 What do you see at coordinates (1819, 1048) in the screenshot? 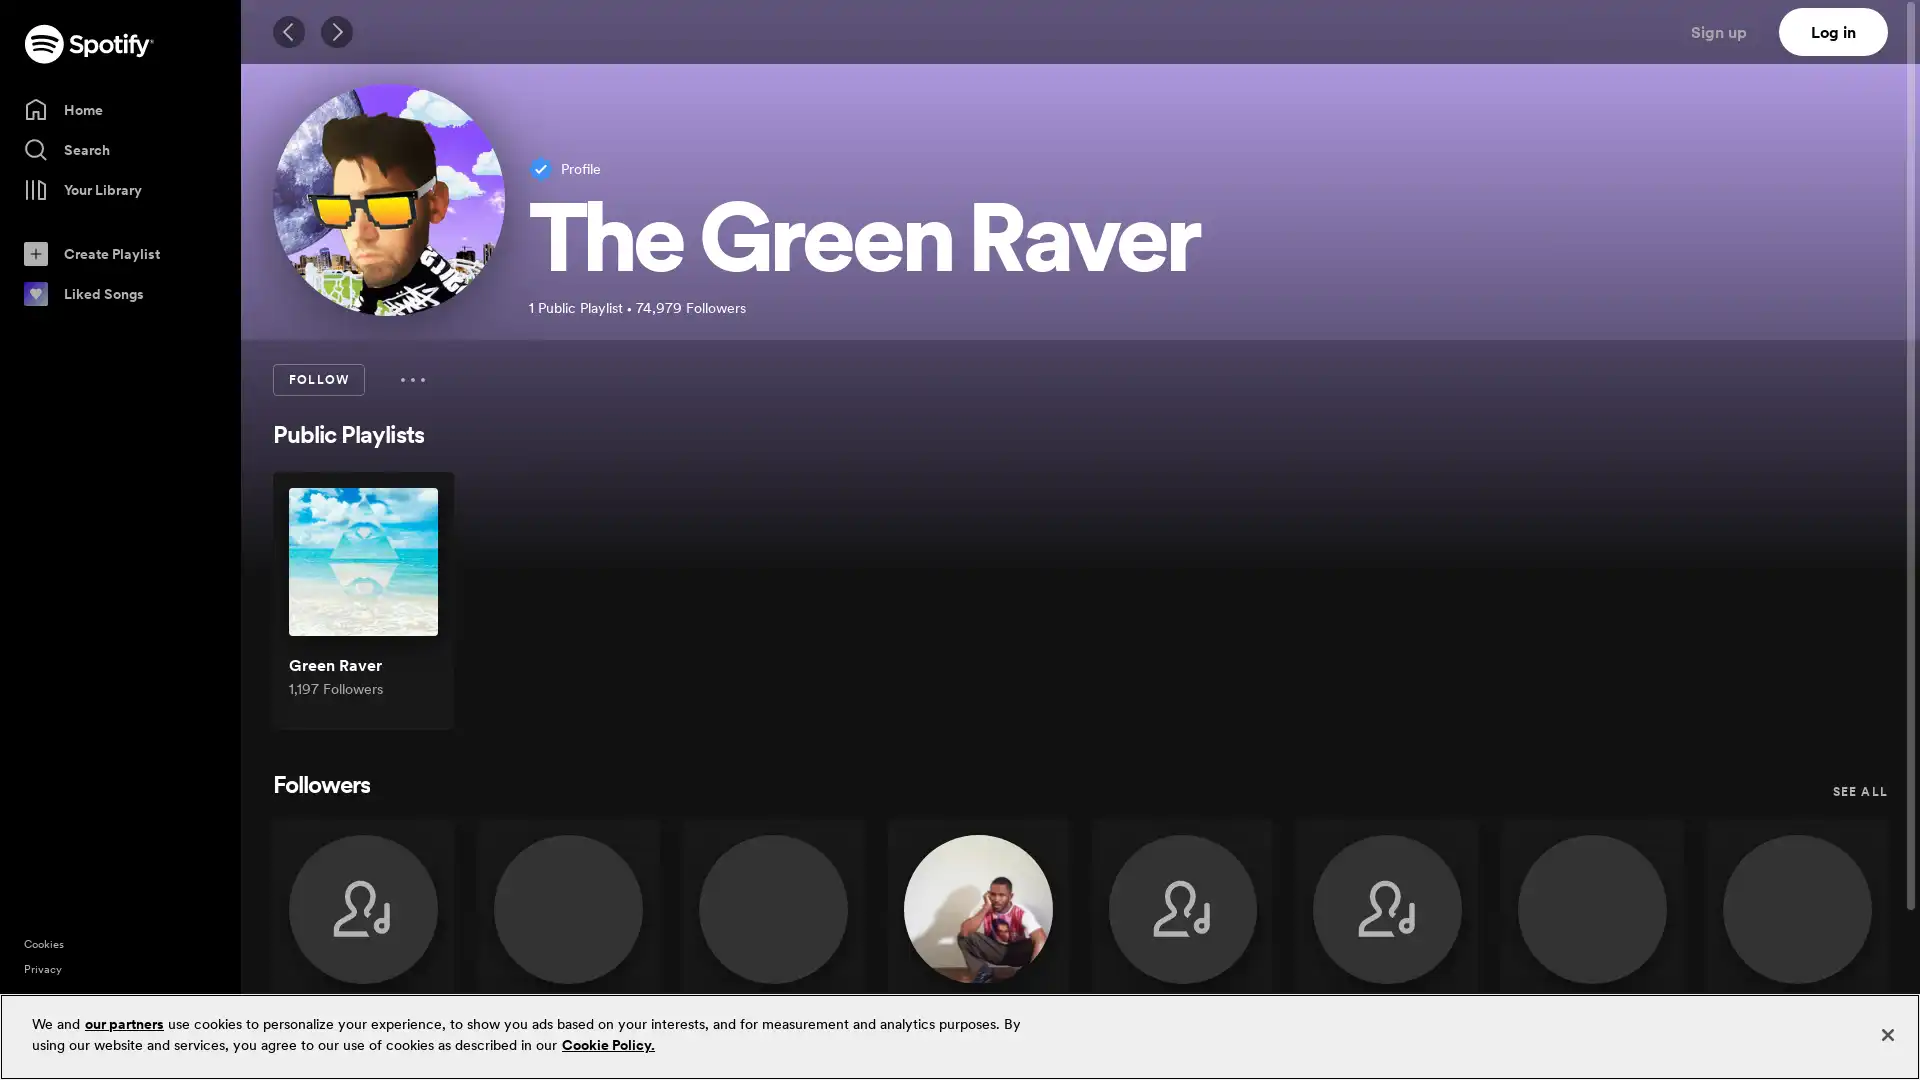
I see `Sign up free` at bounding box center [1819, 1048].